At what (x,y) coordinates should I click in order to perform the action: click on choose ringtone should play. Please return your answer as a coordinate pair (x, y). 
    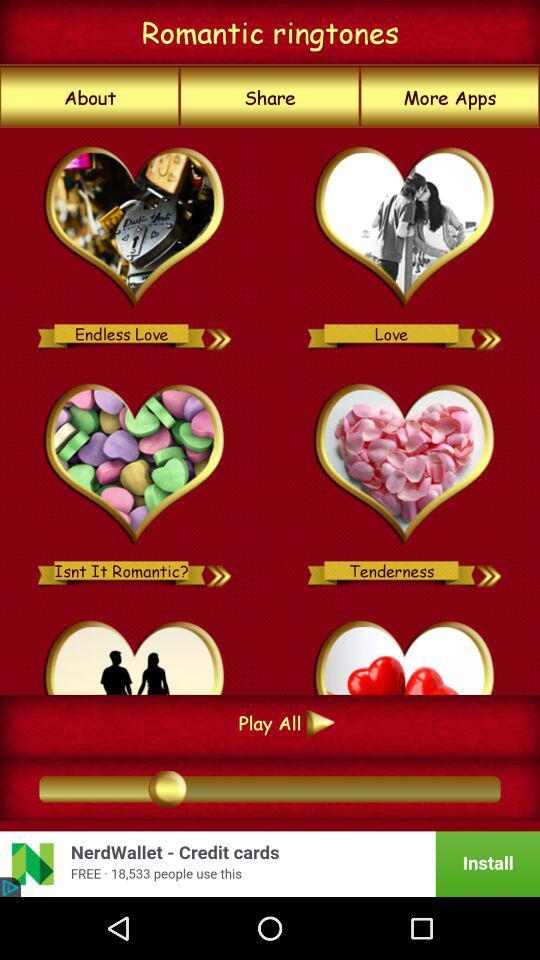
    Looking at the image, I should click on (405, 653).